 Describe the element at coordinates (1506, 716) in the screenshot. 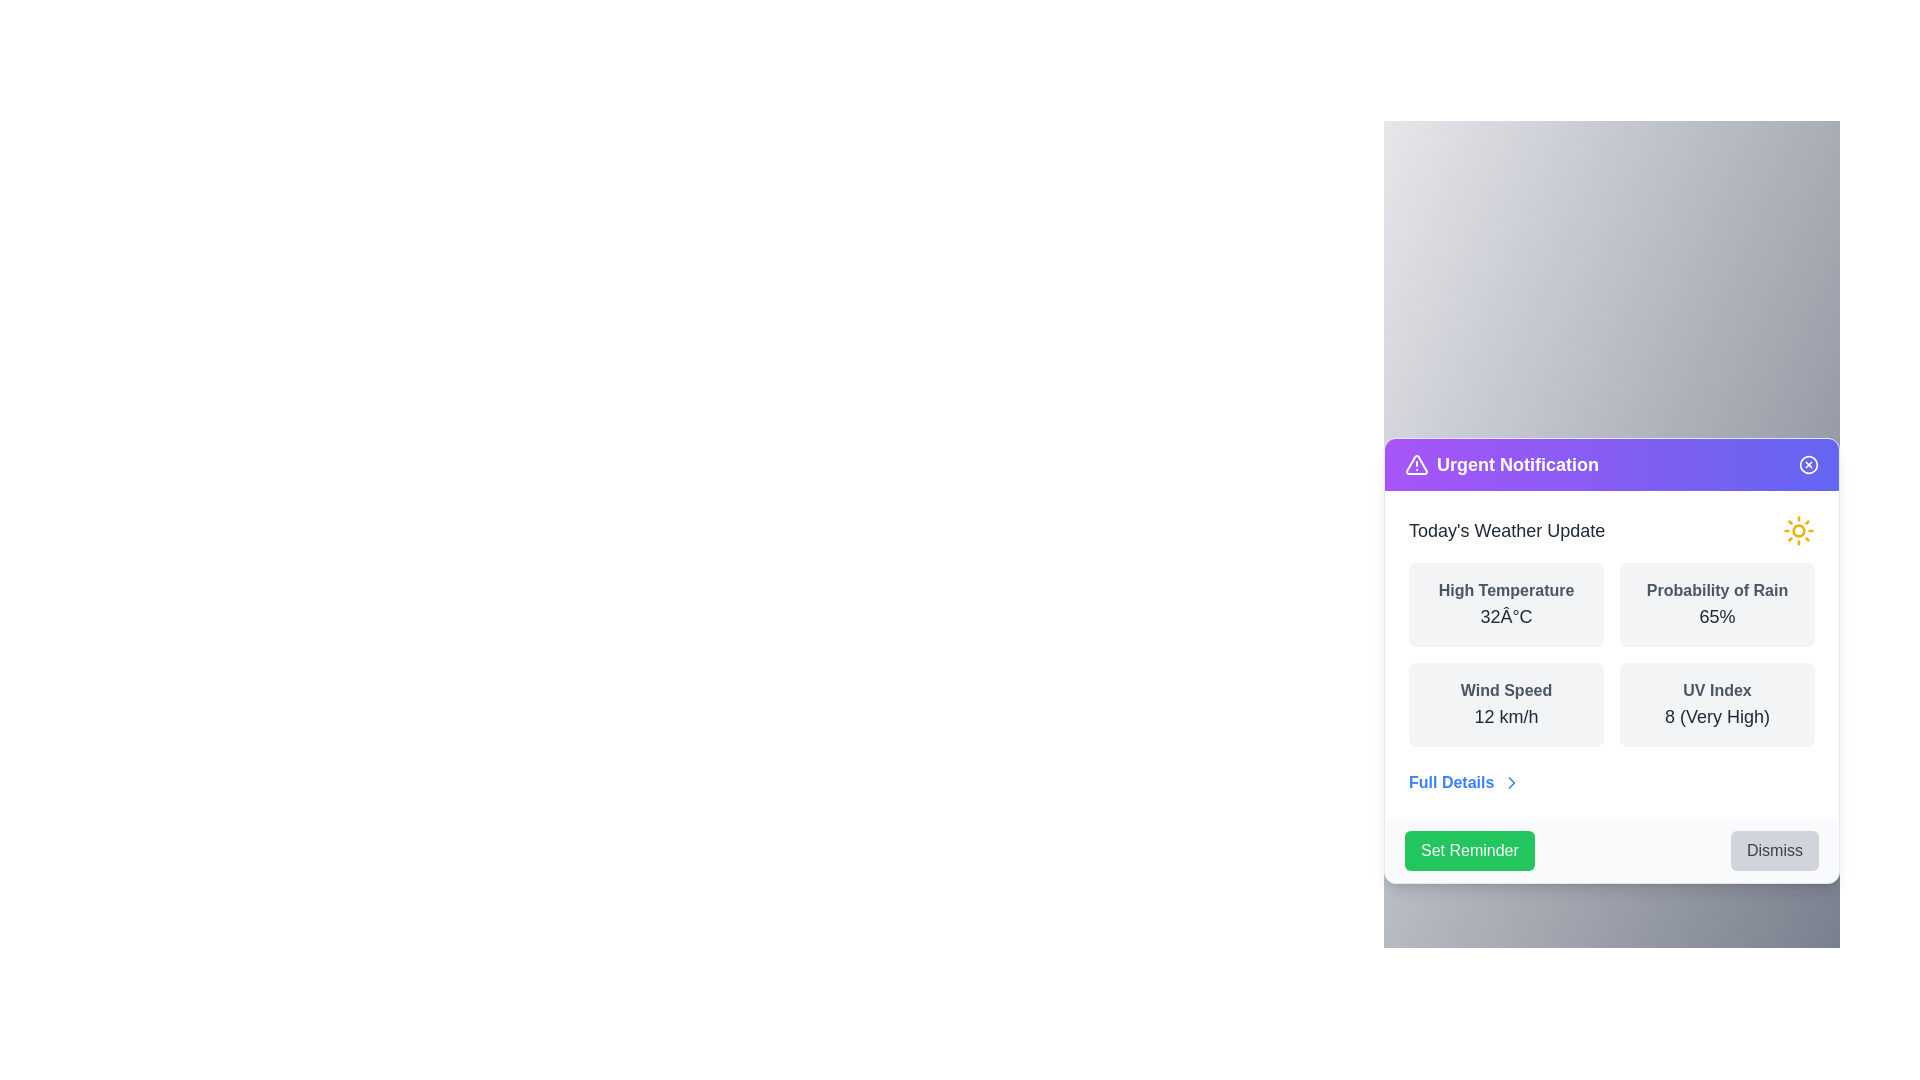

I see `displayed wind speed information located at the bottom of the 'Wind Speed' section in the weather update interface` at that location.